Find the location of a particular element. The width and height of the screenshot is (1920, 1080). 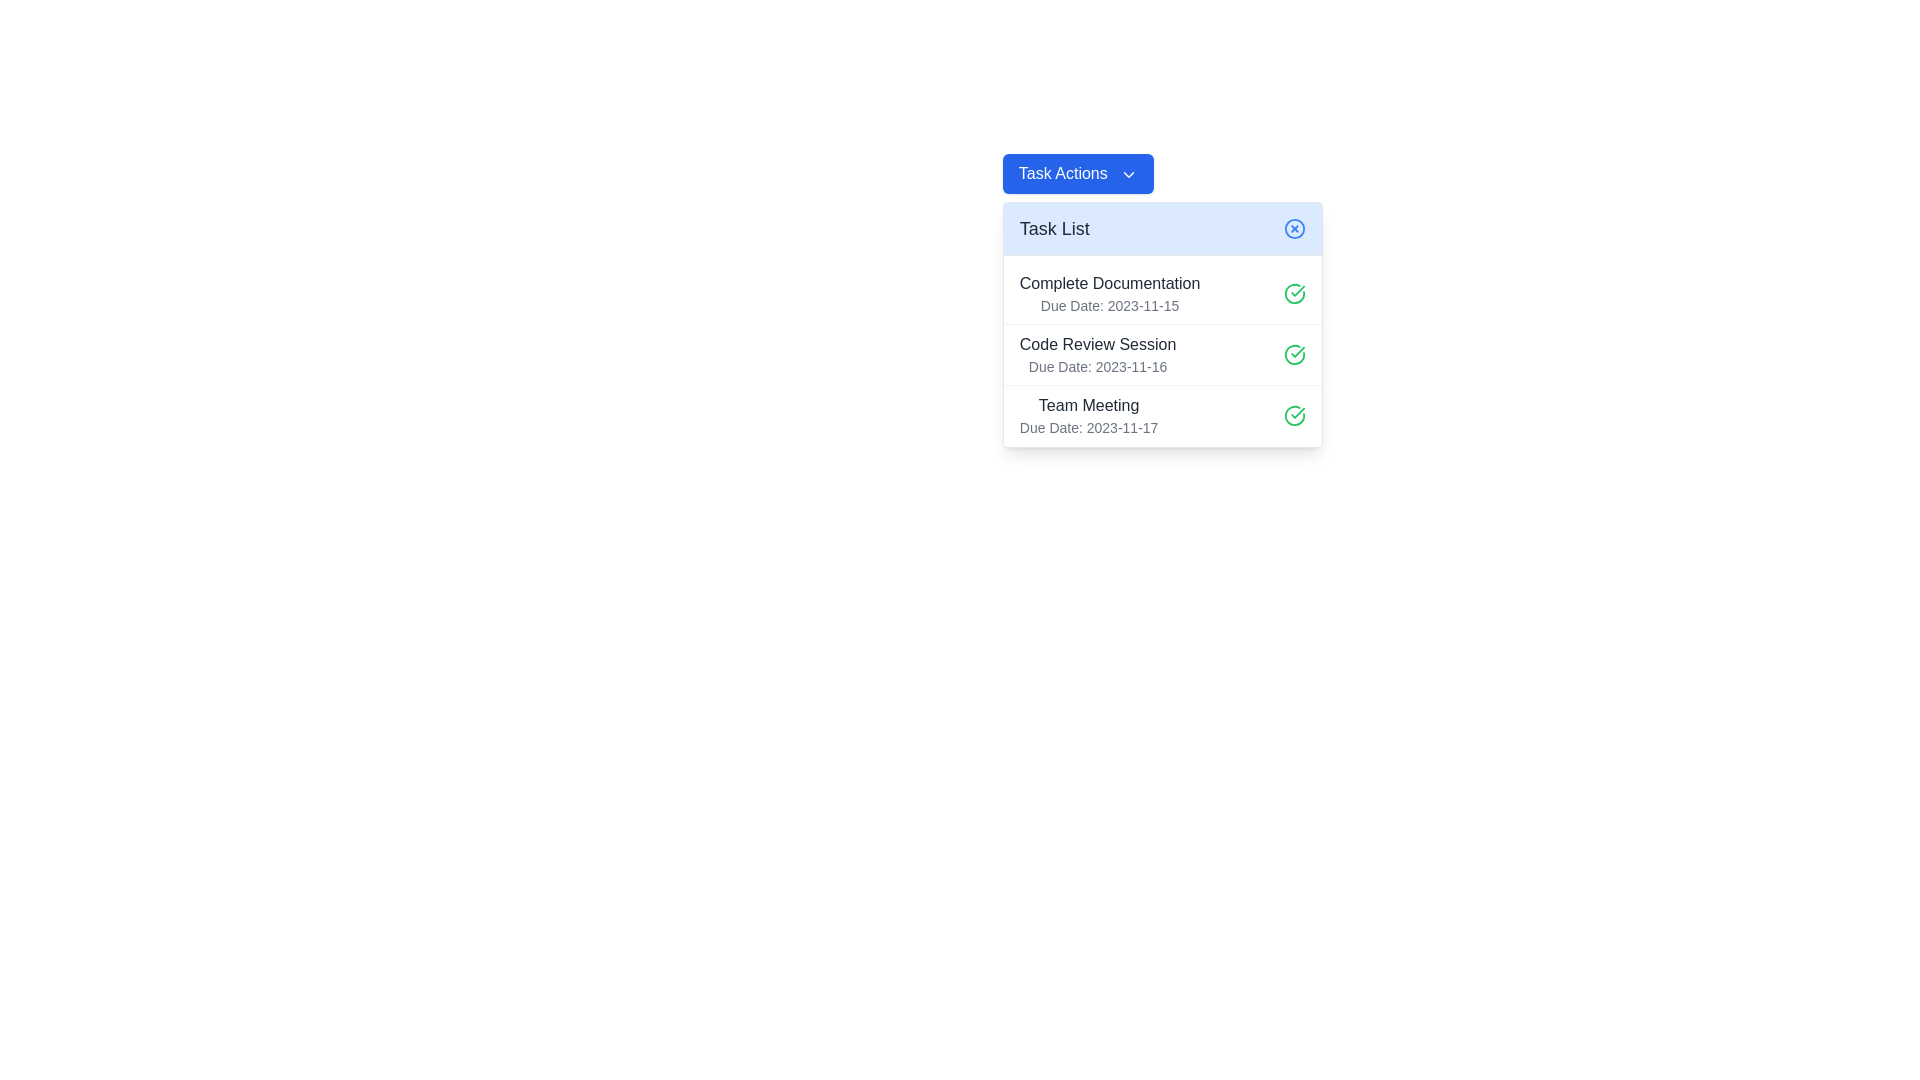

the 'Team Meeting' text label, which is a bold, dark gray font positioned at the bottom of the task list, above the due date line is located at coordinates (1088, 405).